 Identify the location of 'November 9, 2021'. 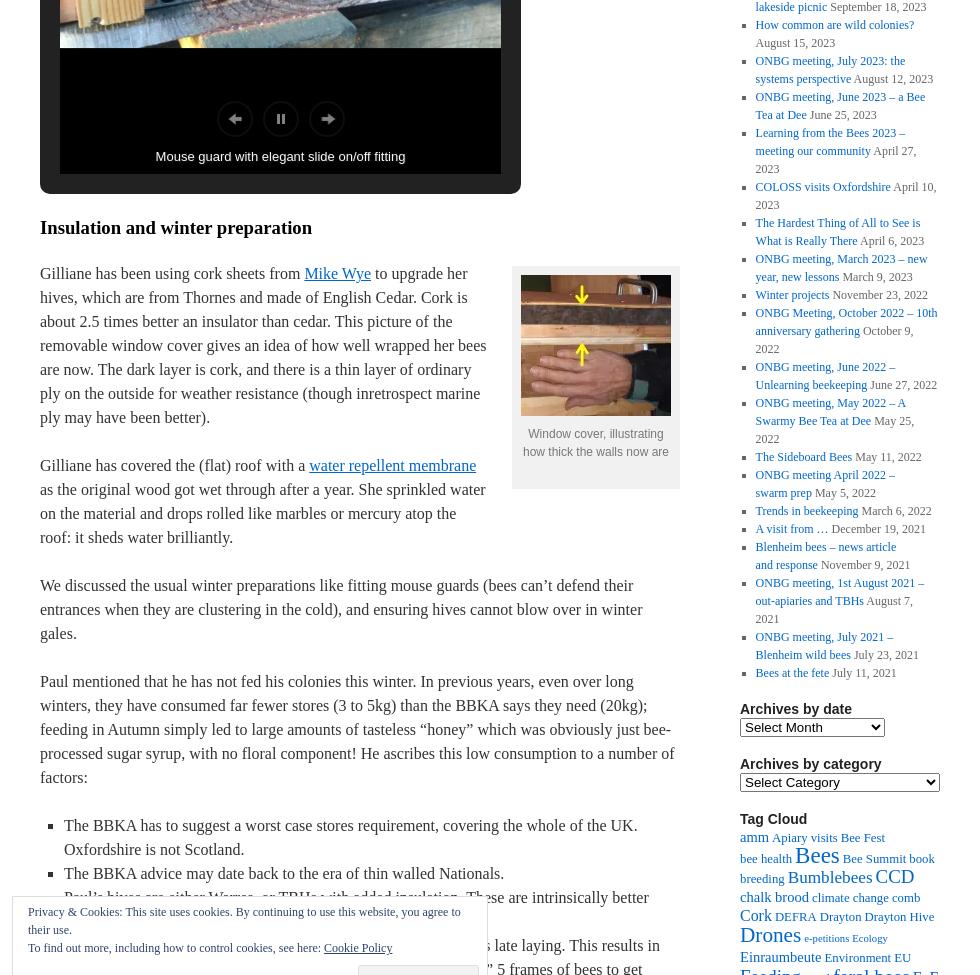
(865, 564).